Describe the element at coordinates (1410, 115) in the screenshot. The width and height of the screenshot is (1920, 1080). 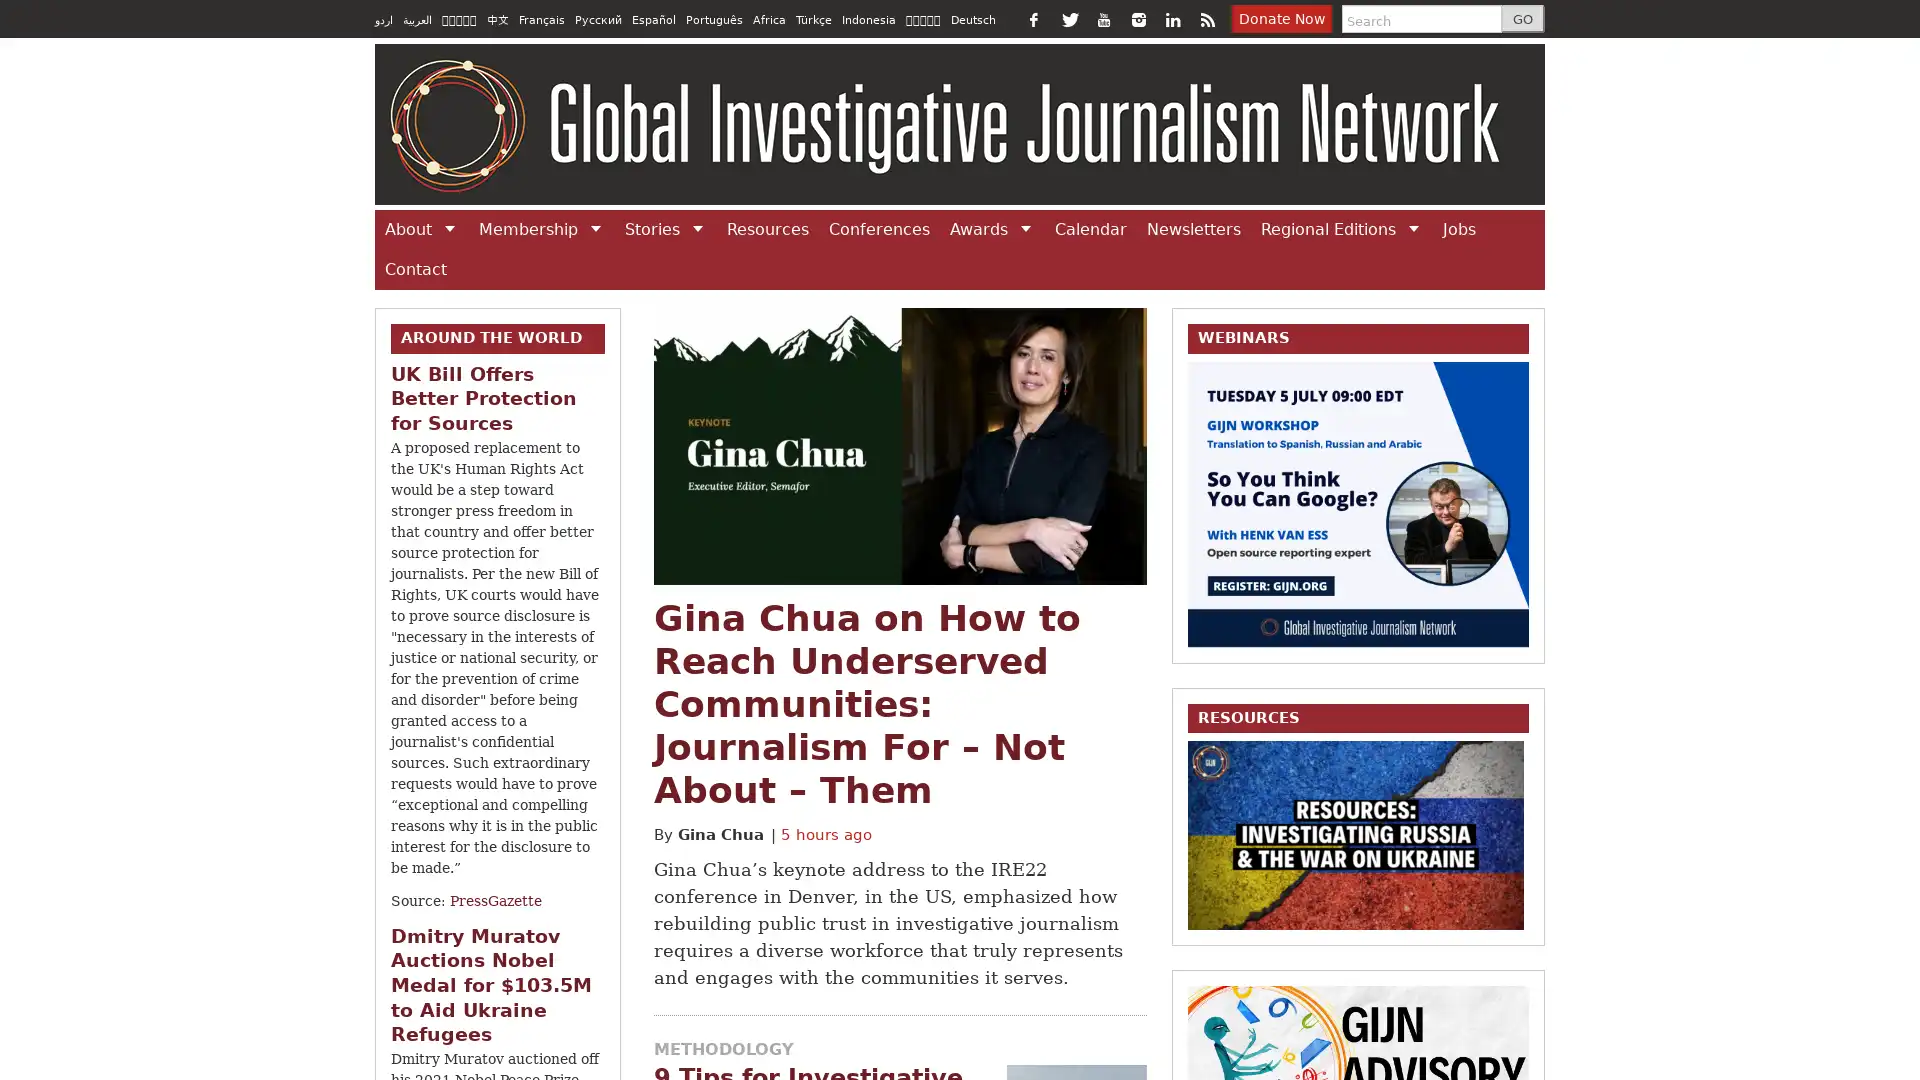
I see `Close` at that location.